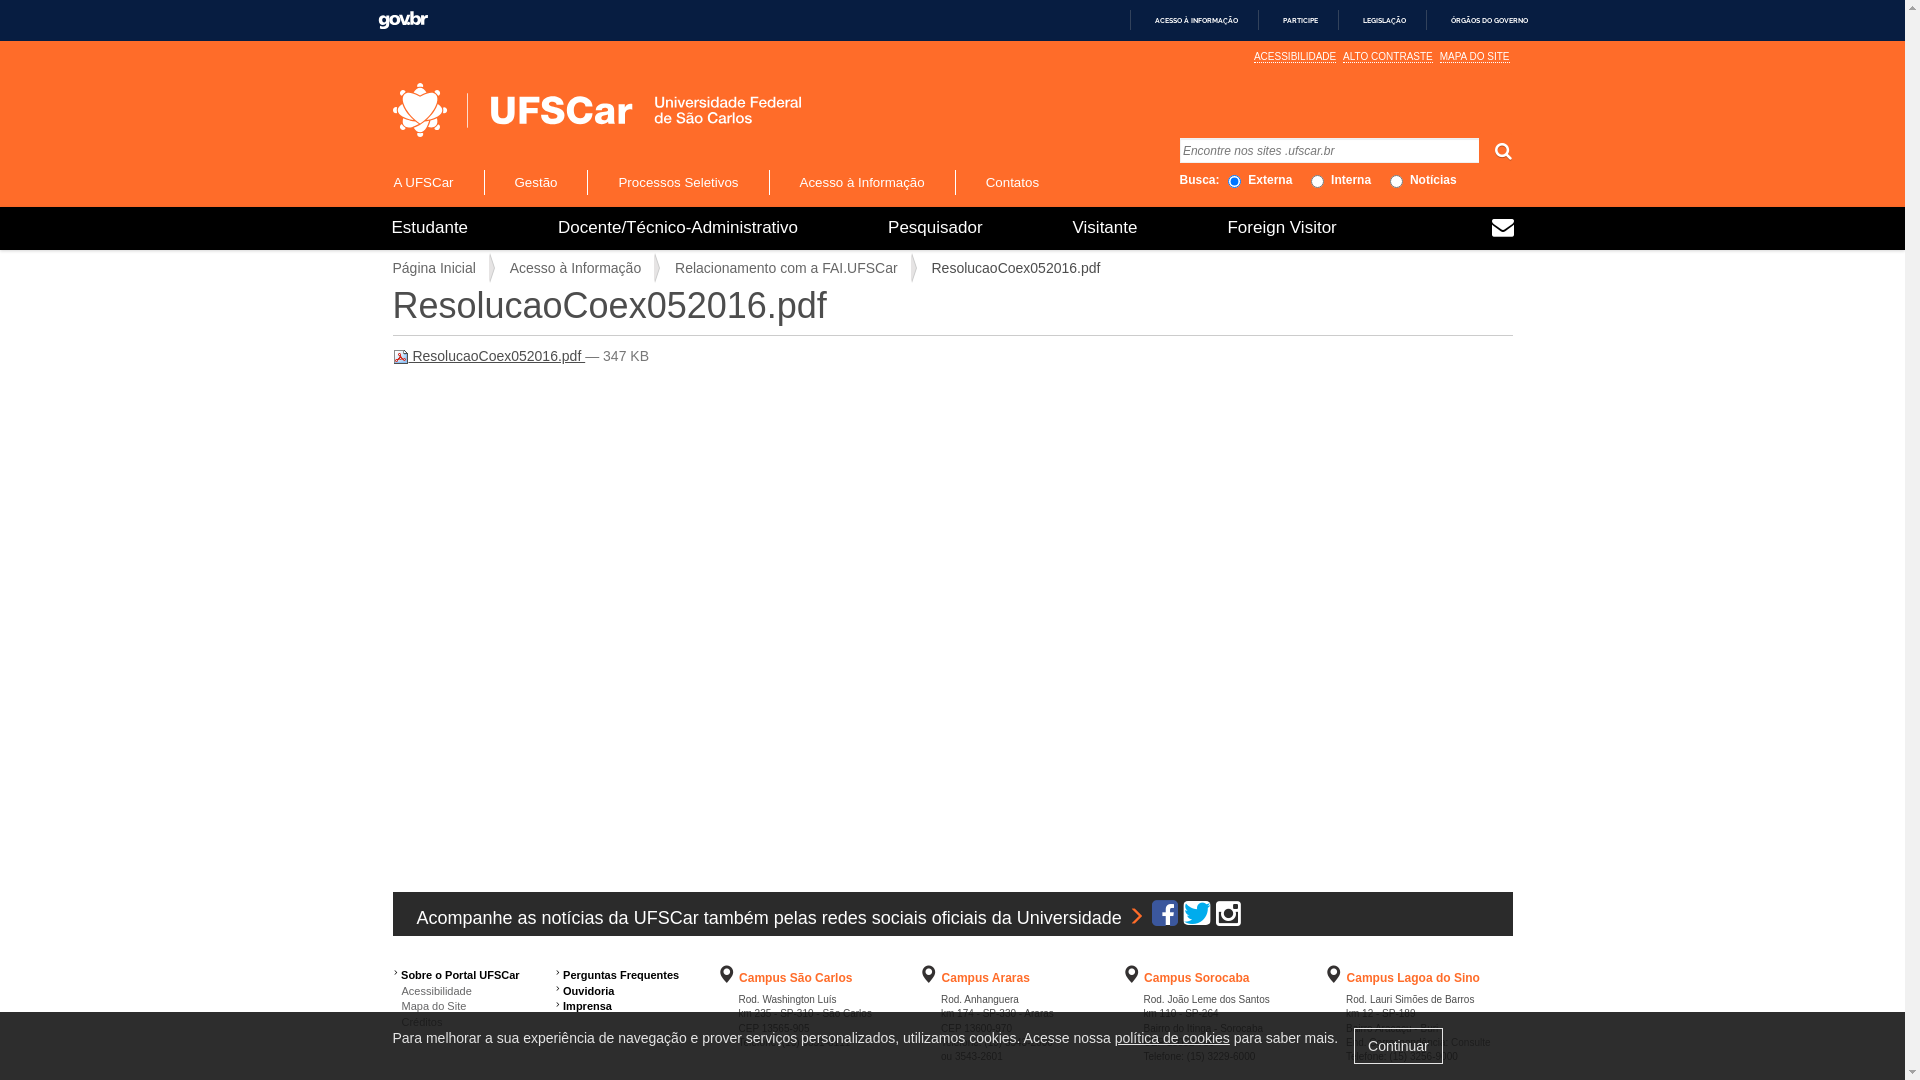 The image size is (1920, 1080). I want to click on 'Facebook UFSCar Oficial', so click(1165, 918).